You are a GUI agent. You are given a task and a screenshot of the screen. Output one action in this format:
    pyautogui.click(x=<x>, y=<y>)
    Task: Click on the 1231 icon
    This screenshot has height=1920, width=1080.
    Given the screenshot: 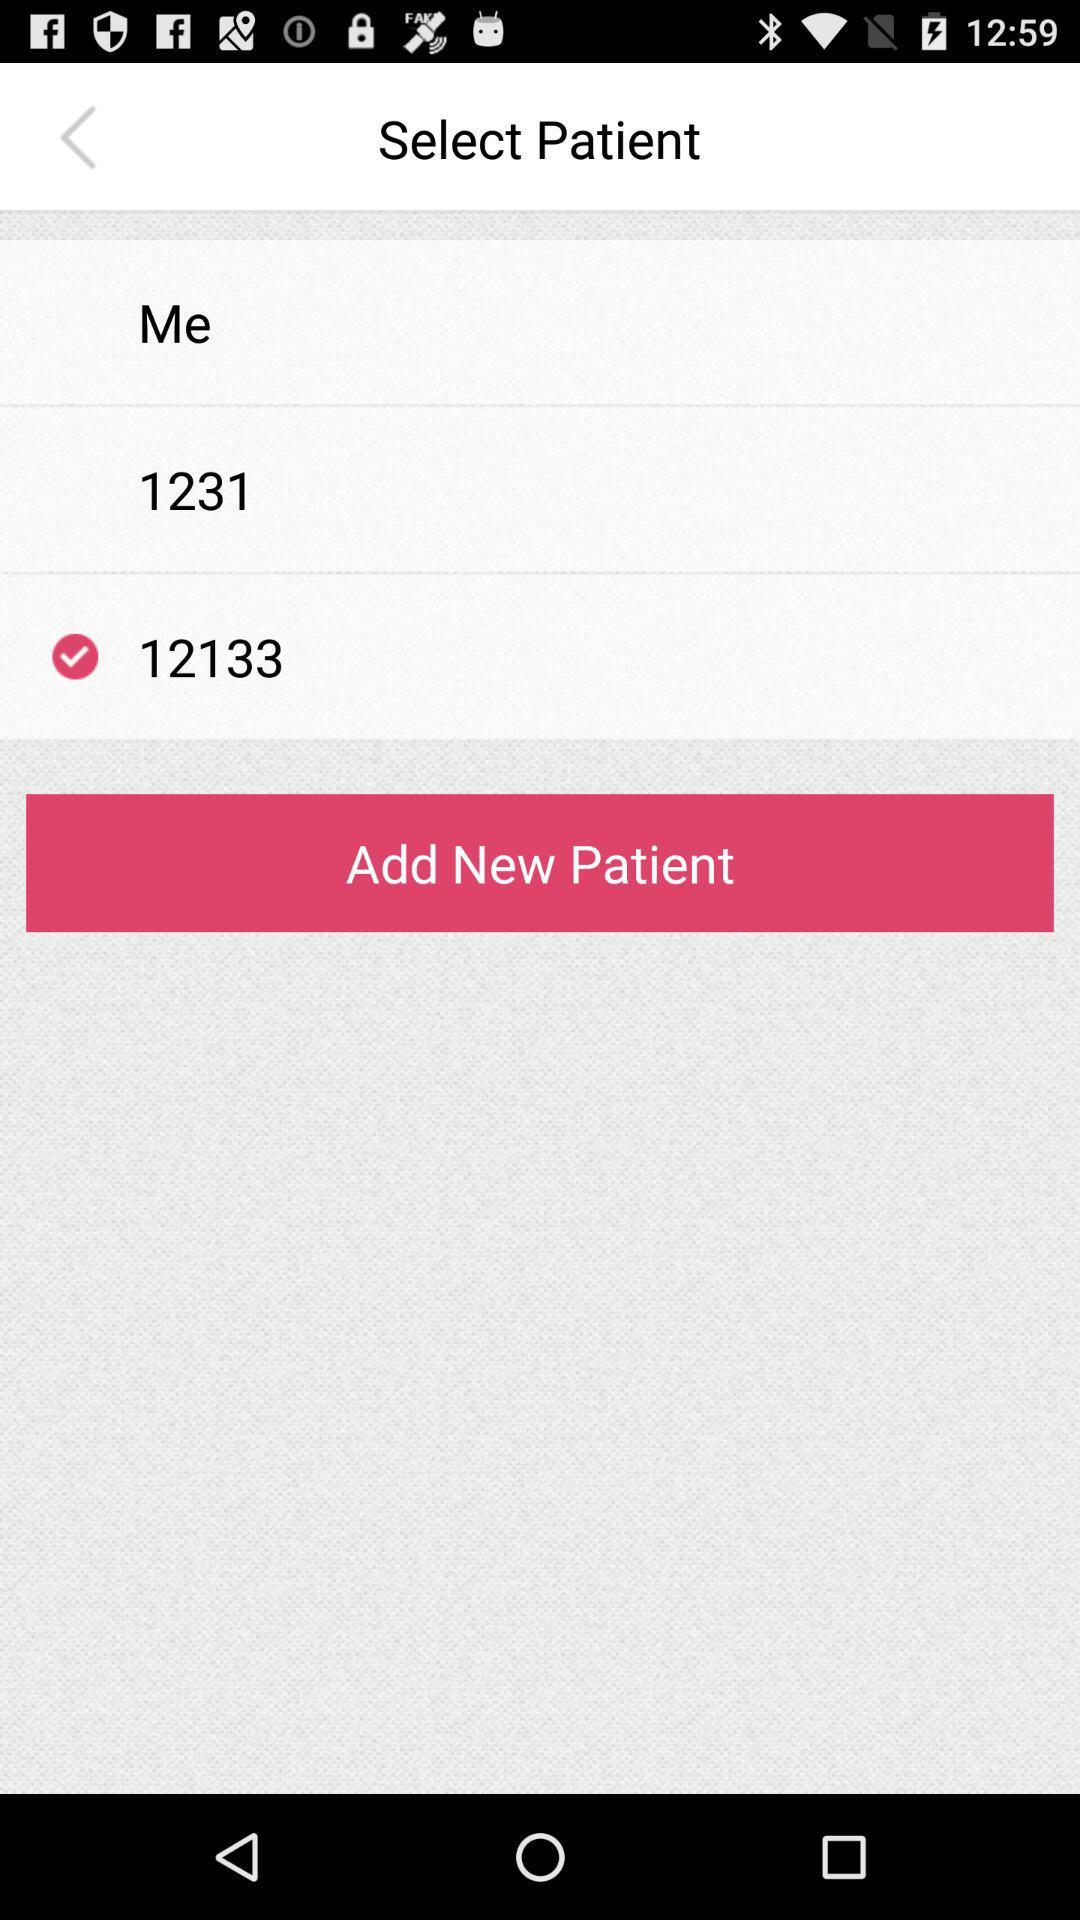 What is the action you would take?
    pyautogui.click(x=196, y=489)
    